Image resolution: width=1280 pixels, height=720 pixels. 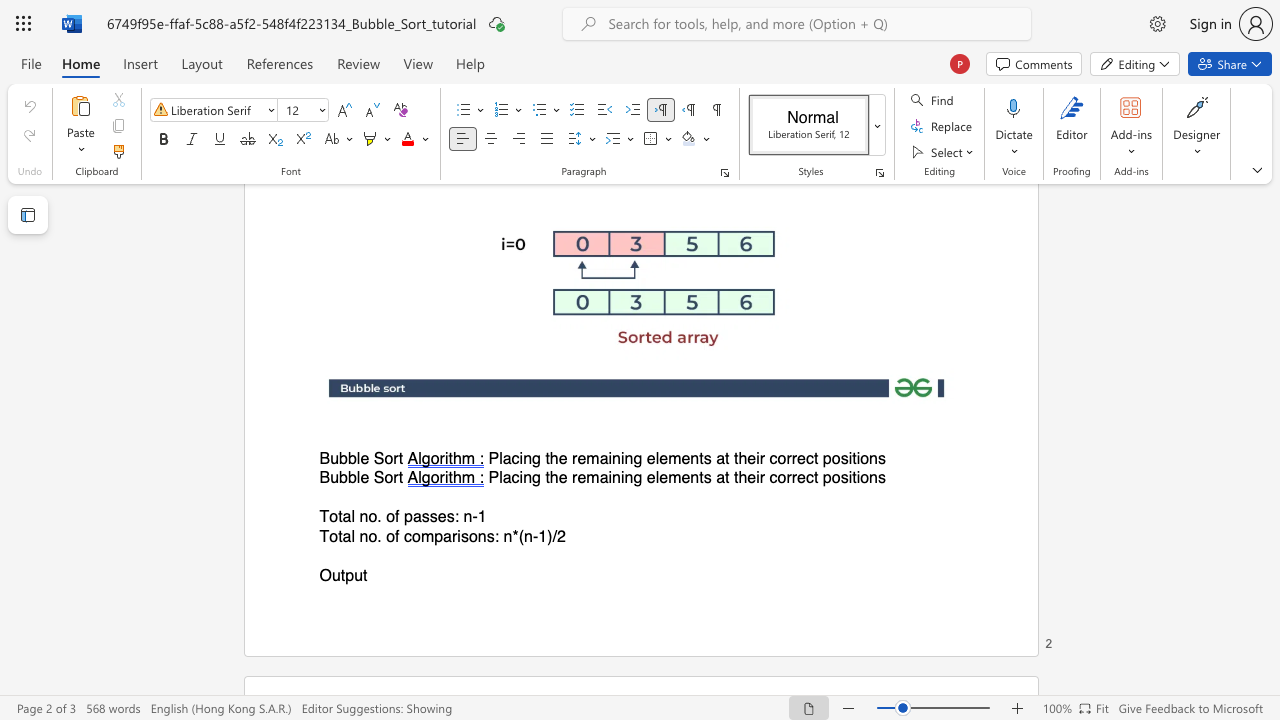 What do you see at coordinates (384, 459) in the screenshot?
I see `the space between the continuous character "S" and "o" in the text` at bounding box center [384, 459].